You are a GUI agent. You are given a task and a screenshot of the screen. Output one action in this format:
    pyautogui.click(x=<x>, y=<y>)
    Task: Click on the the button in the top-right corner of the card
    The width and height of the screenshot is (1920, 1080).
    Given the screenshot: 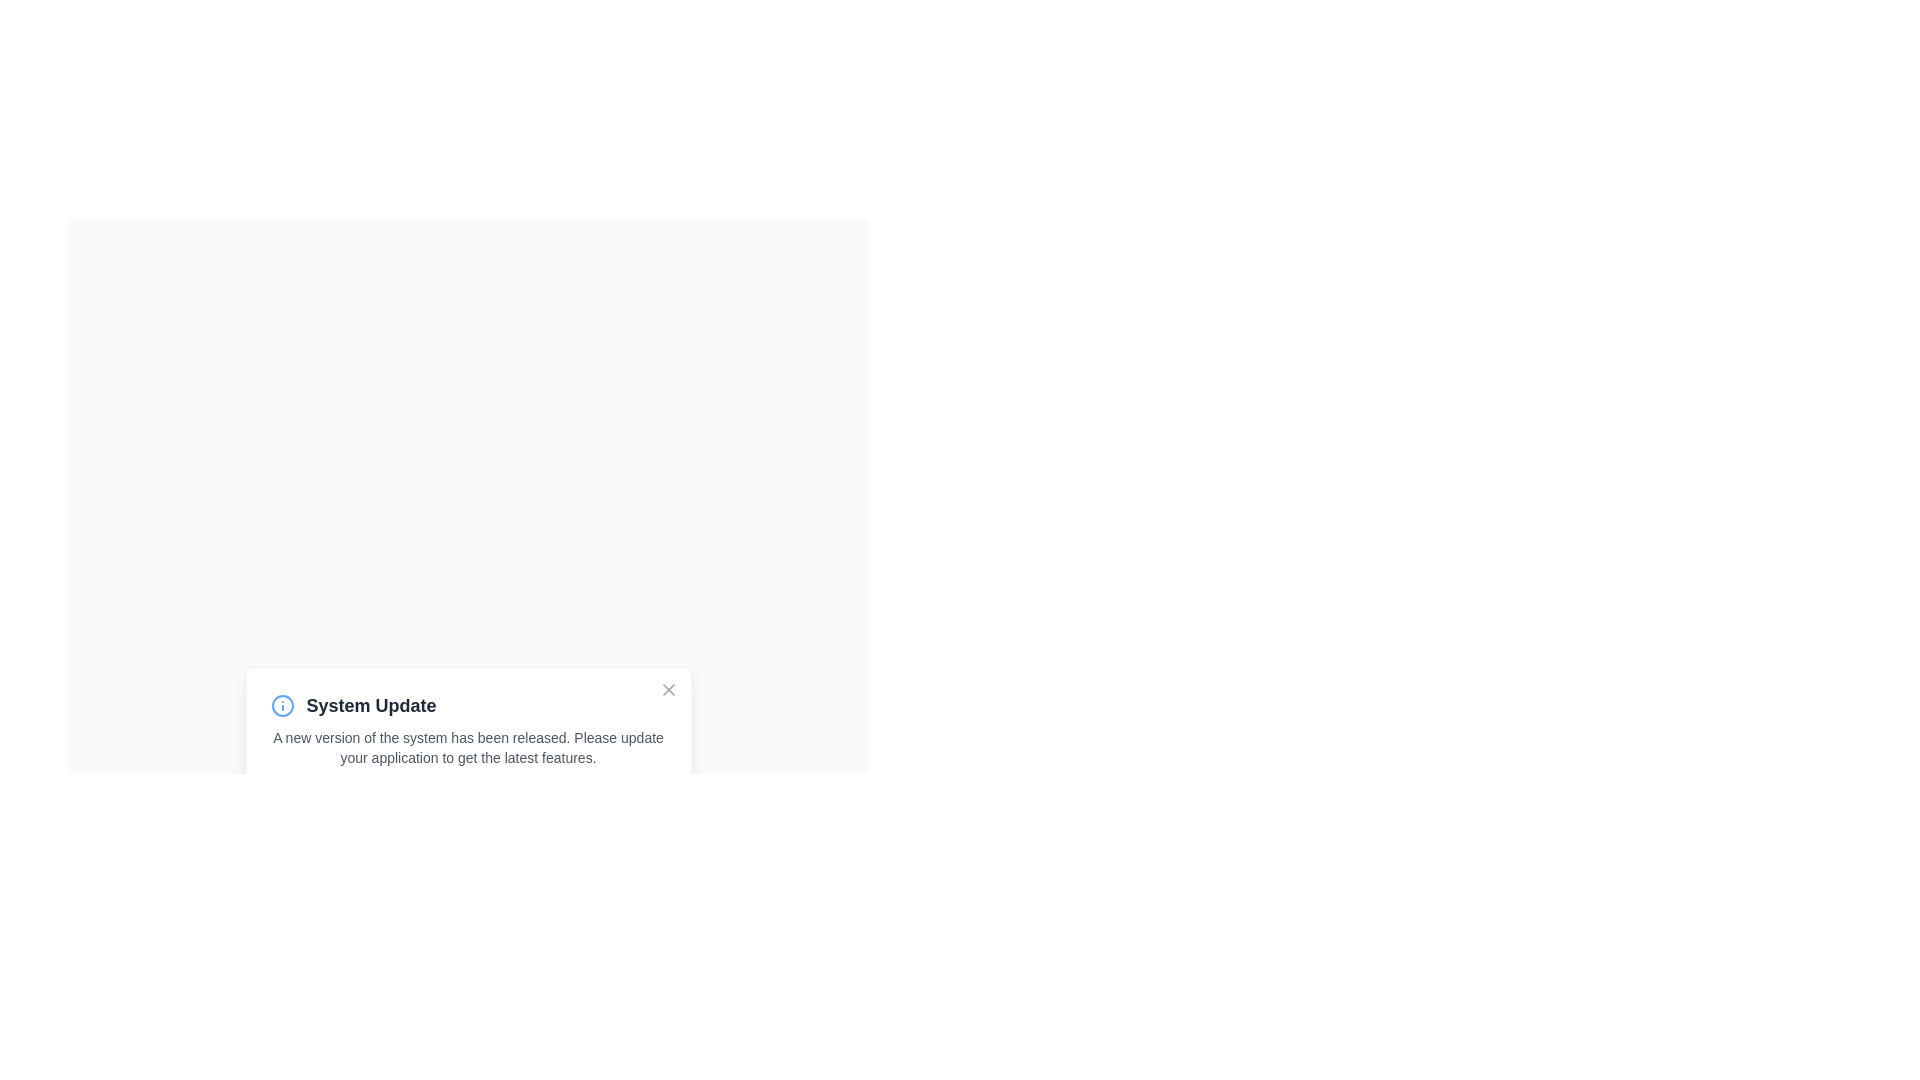 What is the action you would take?
    pyautogui.click(x=668, y=692)
    